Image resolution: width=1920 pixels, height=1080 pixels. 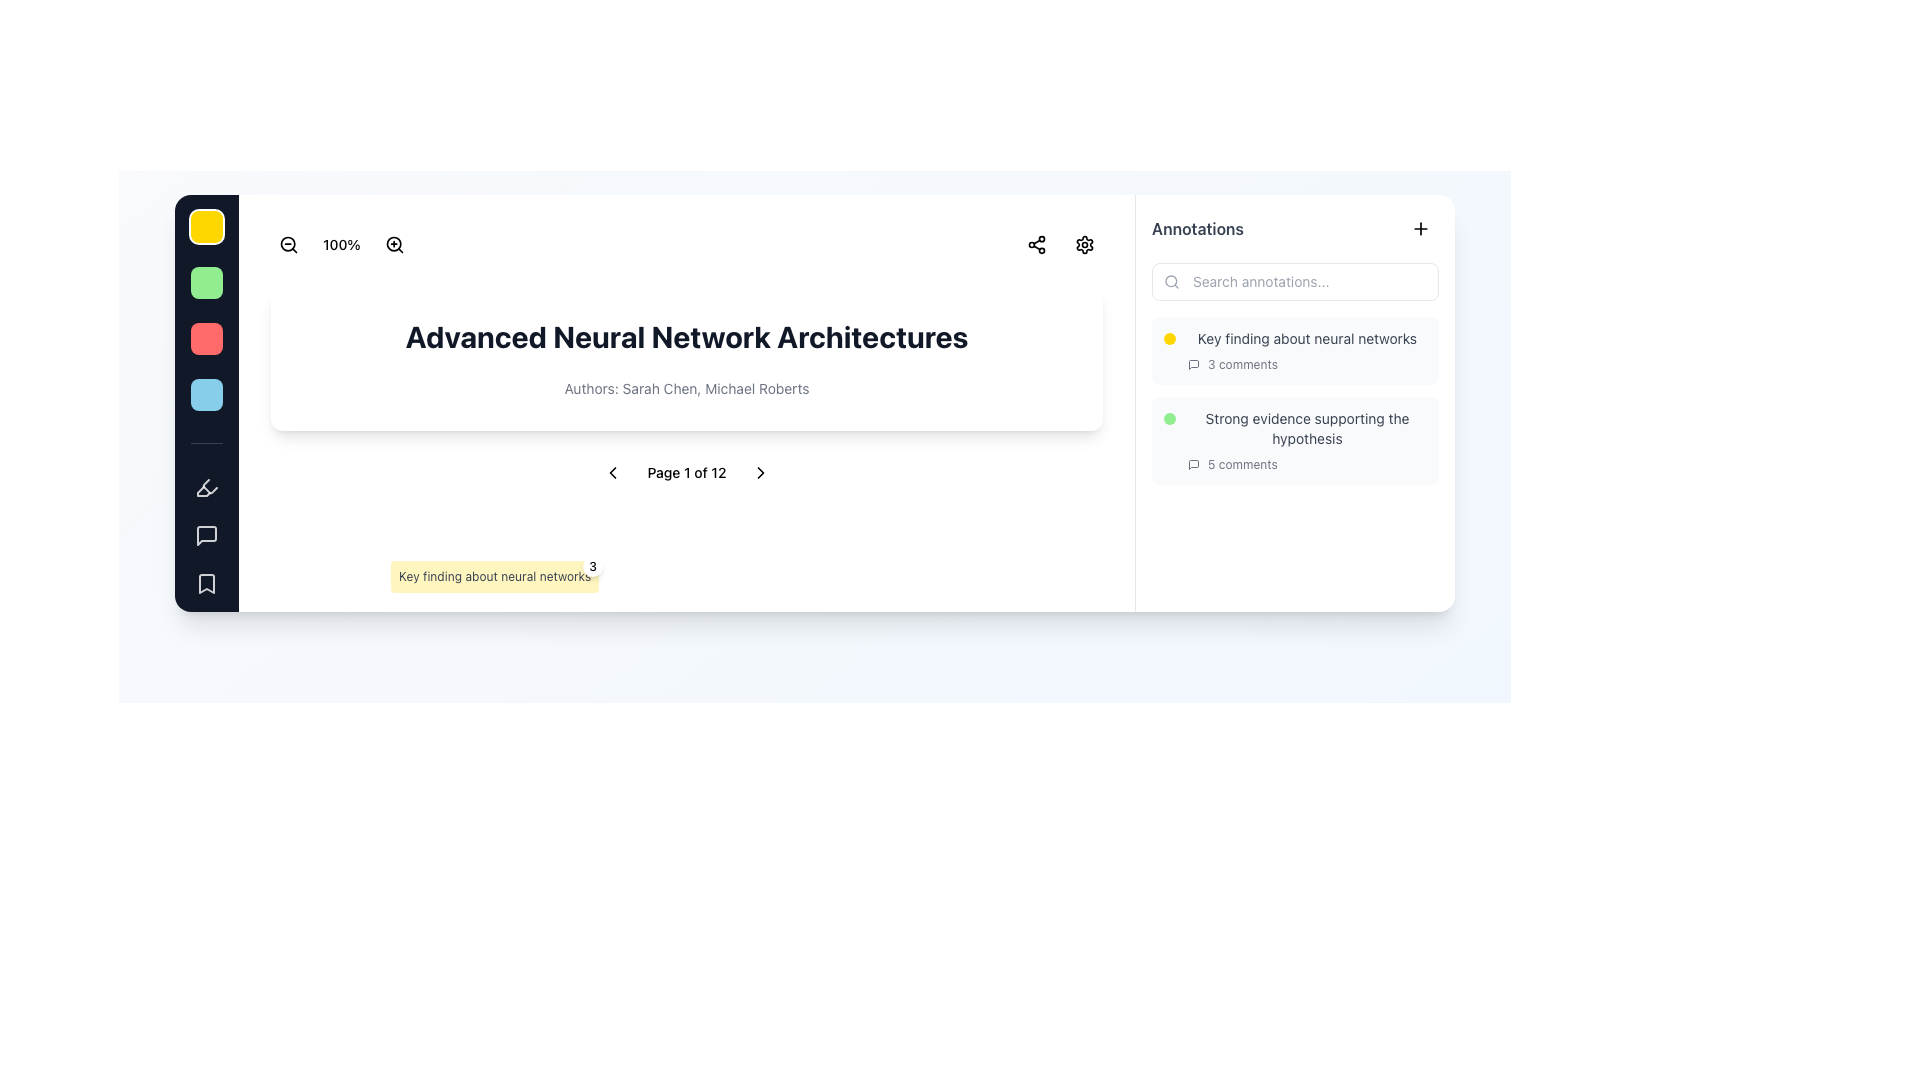 I want to click on the second list item in the annotation panel, which has a light gray background and displays the text 'Strong evidence supporting the hypothesis' with '5 comments' below it, so click(x=1295, y=439).